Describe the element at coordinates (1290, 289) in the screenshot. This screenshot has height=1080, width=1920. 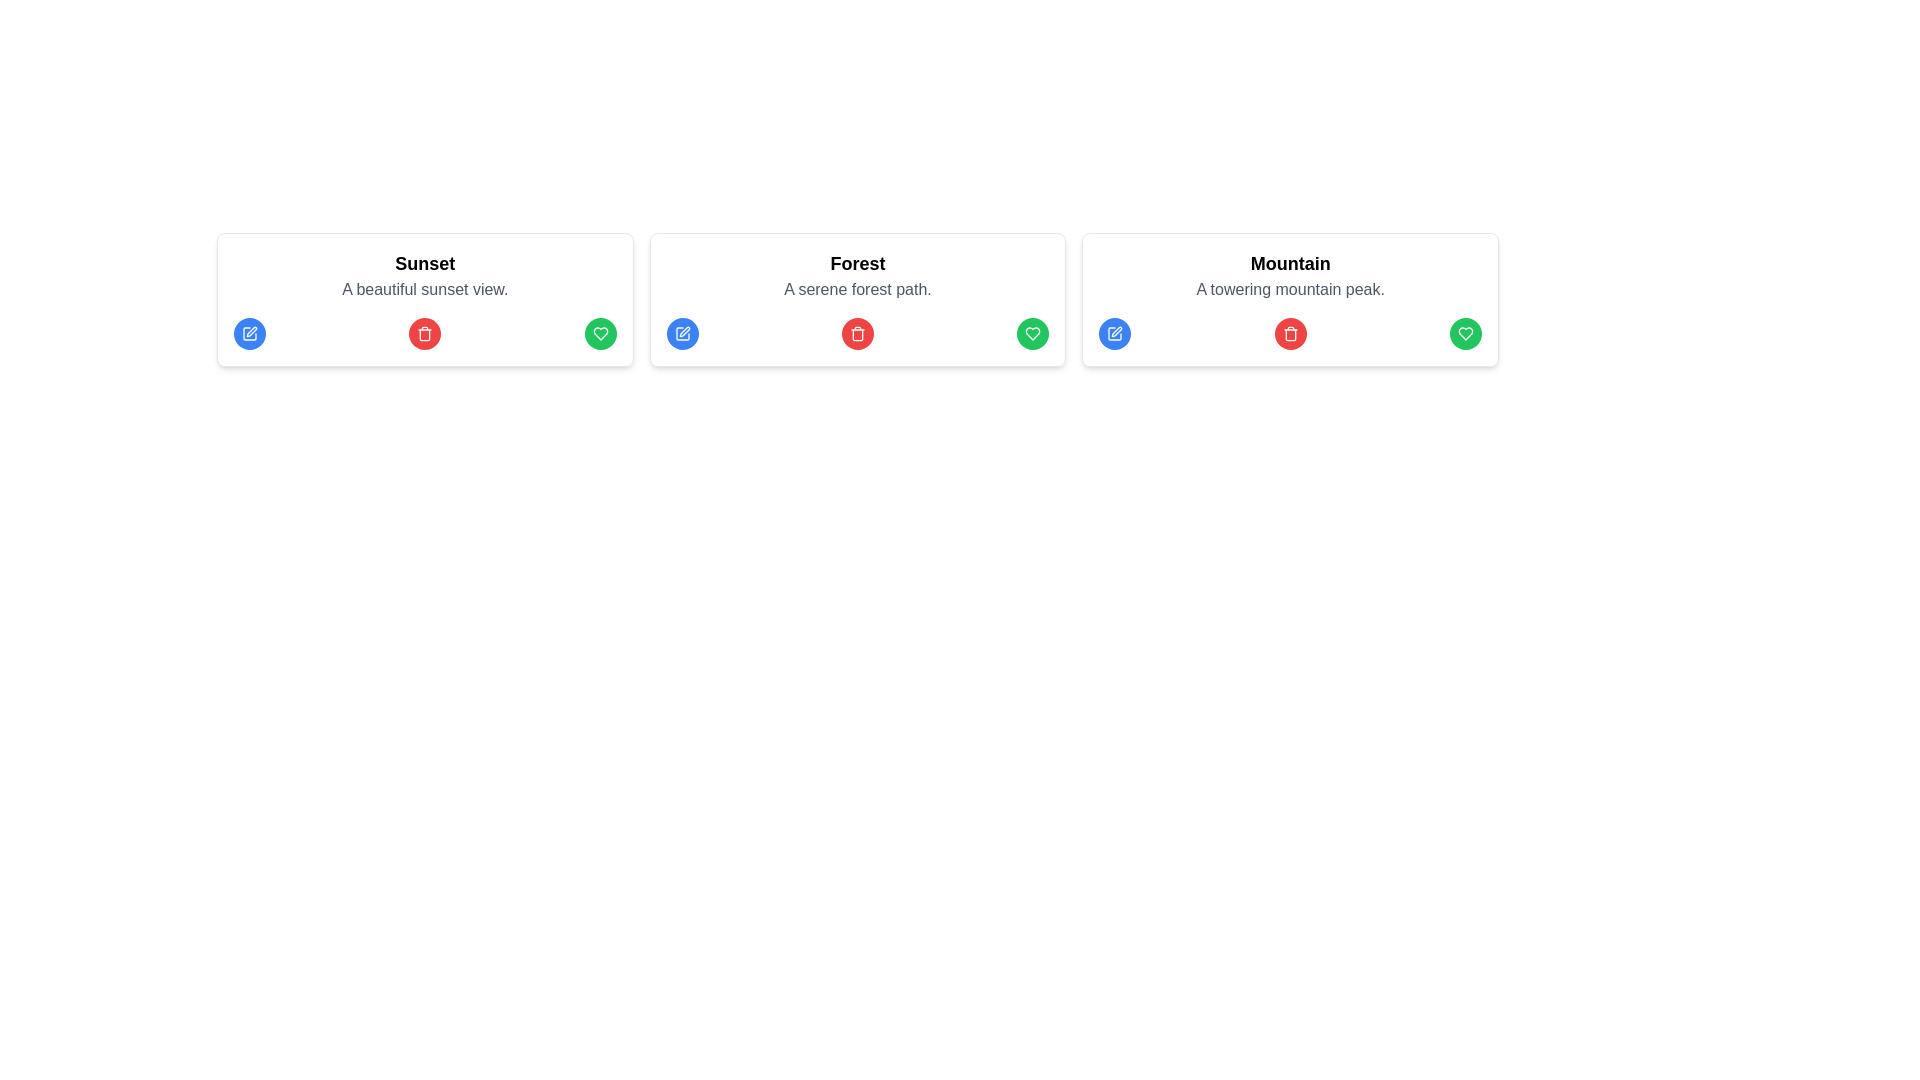
I see `the text element that provides a description of the geographic feature 'Mountain', located beneath its title in the third card labeled 'Mountain'` at that location.